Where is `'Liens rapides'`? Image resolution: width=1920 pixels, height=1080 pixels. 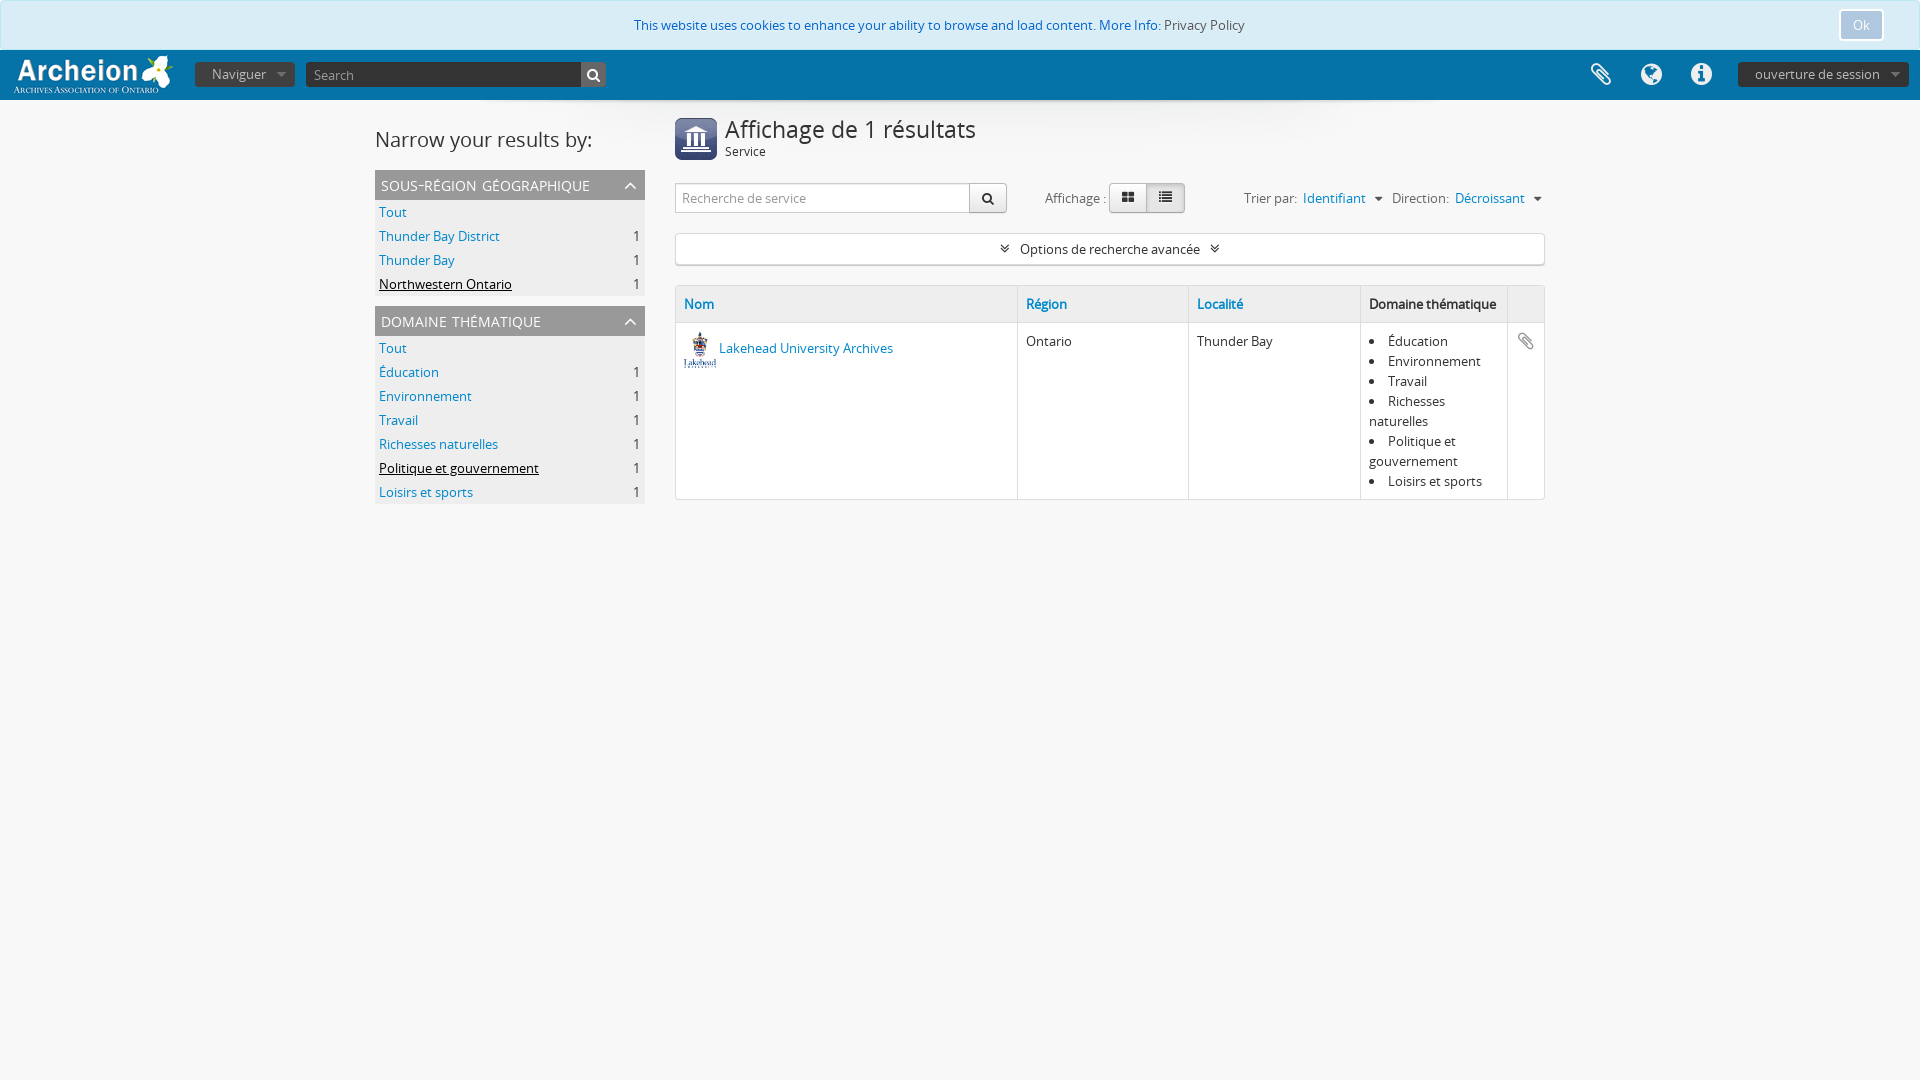
'Liens rapides' is located at coordinates (1675, 73).